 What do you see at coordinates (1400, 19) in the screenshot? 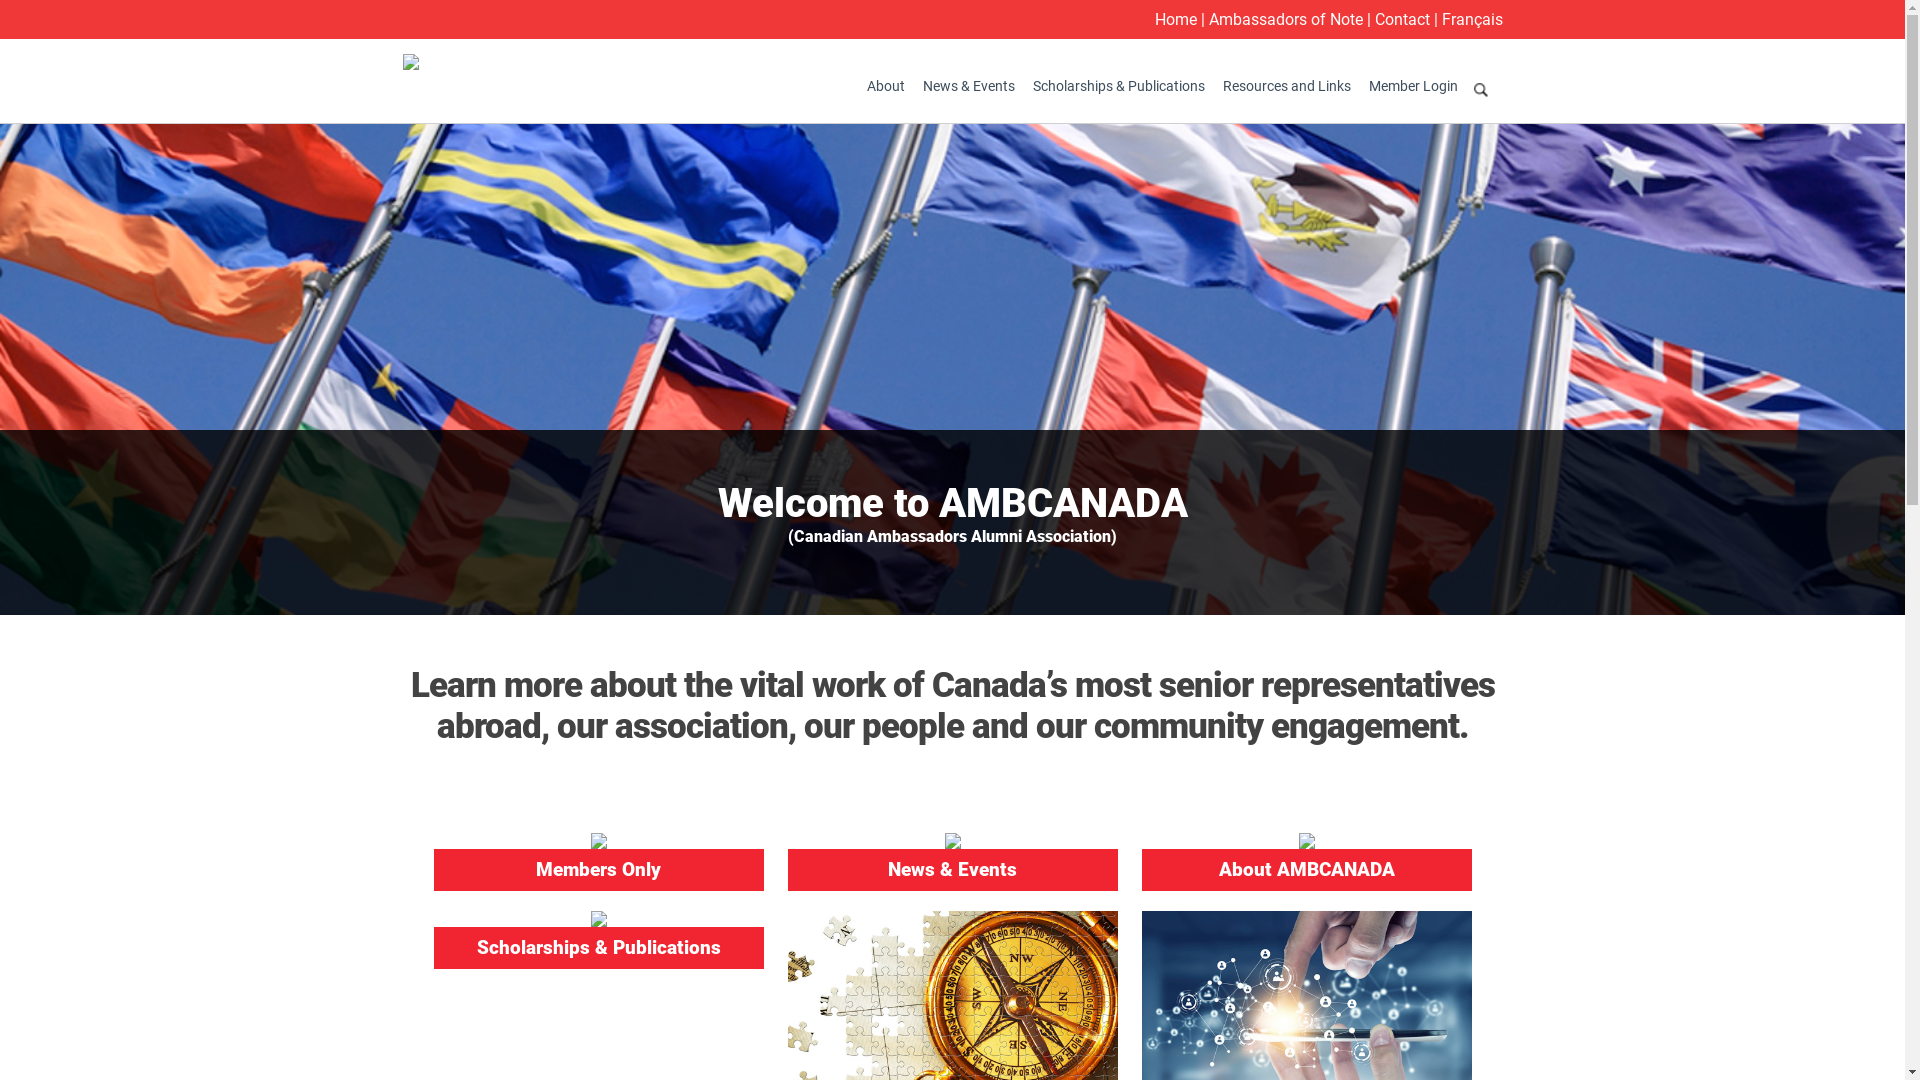
I see `'Contact'` at bounding box center [1400, 19].